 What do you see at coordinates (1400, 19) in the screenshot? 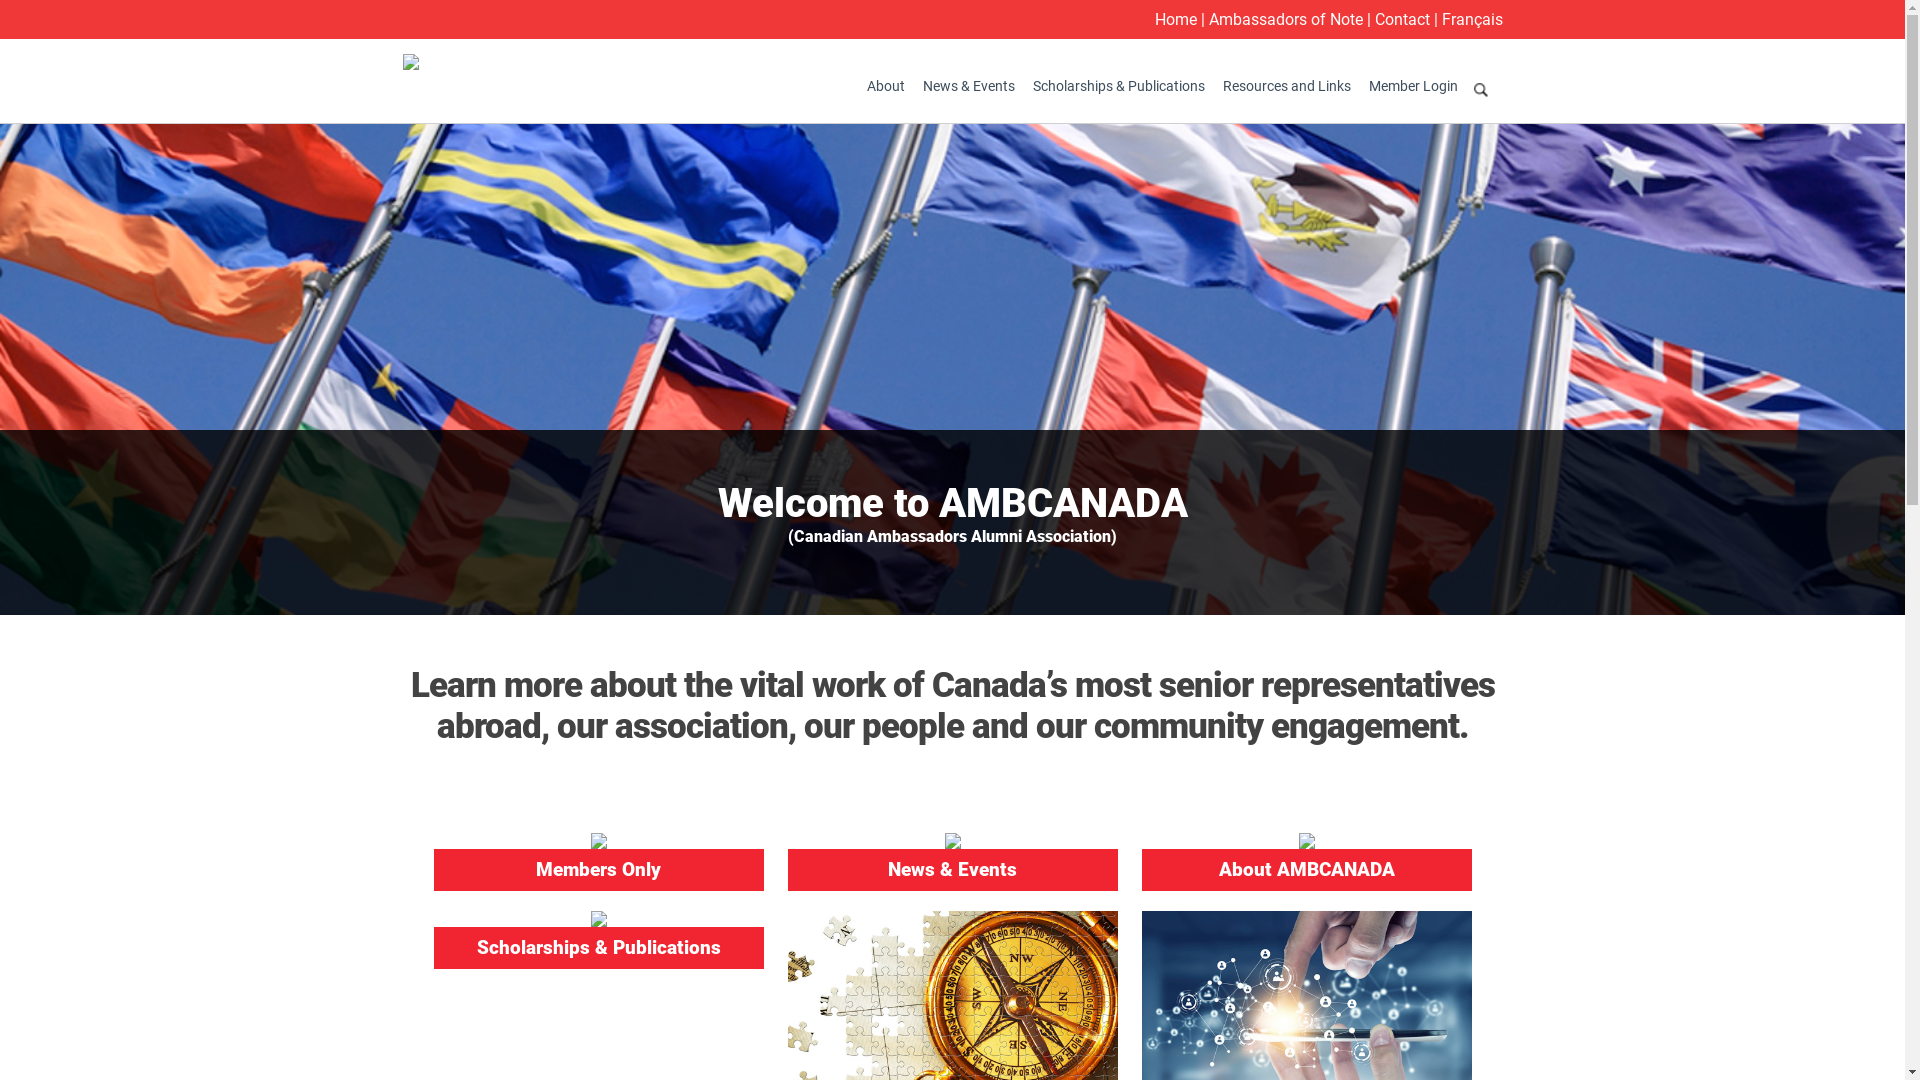
I see `'Contact'` at bounding box center [1400, 19].